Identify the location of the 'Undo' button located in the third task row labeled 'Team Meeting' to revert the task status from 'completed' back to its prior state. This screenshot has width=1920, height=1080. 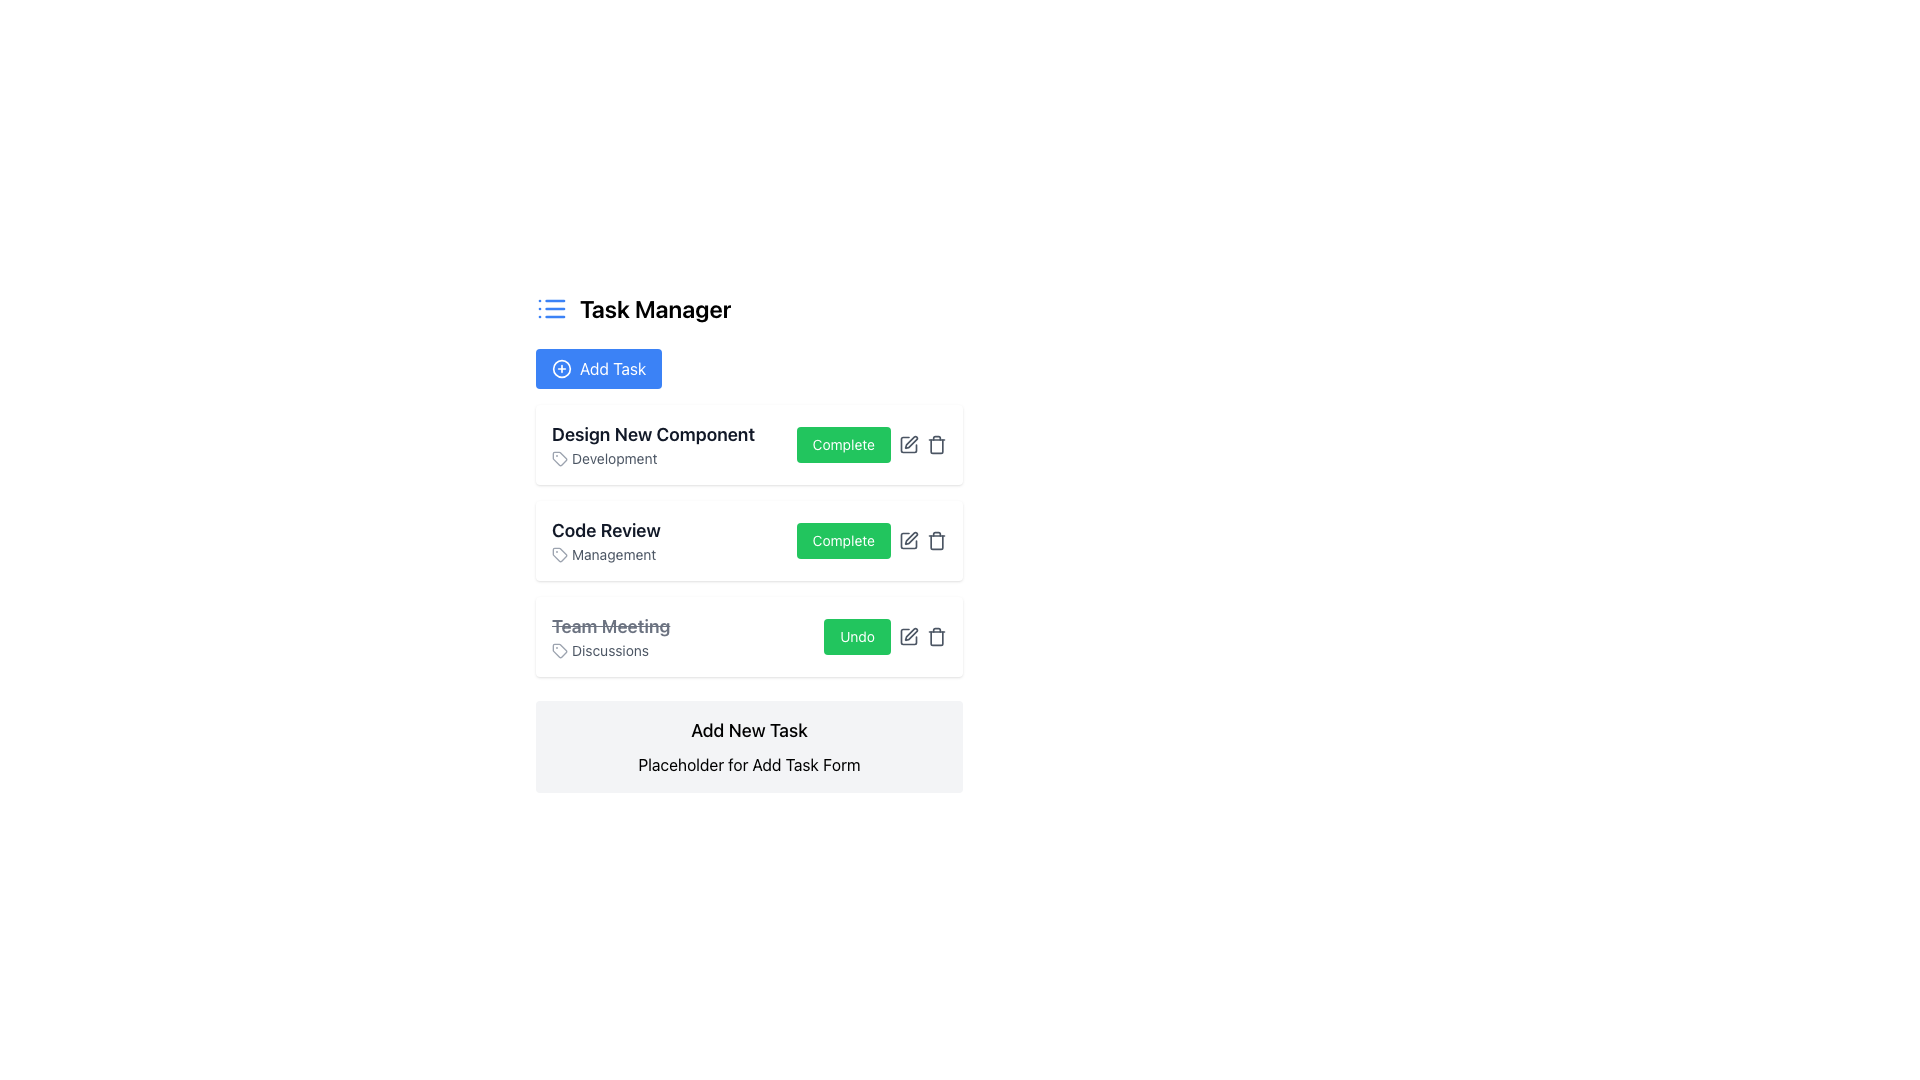
(857, 636).